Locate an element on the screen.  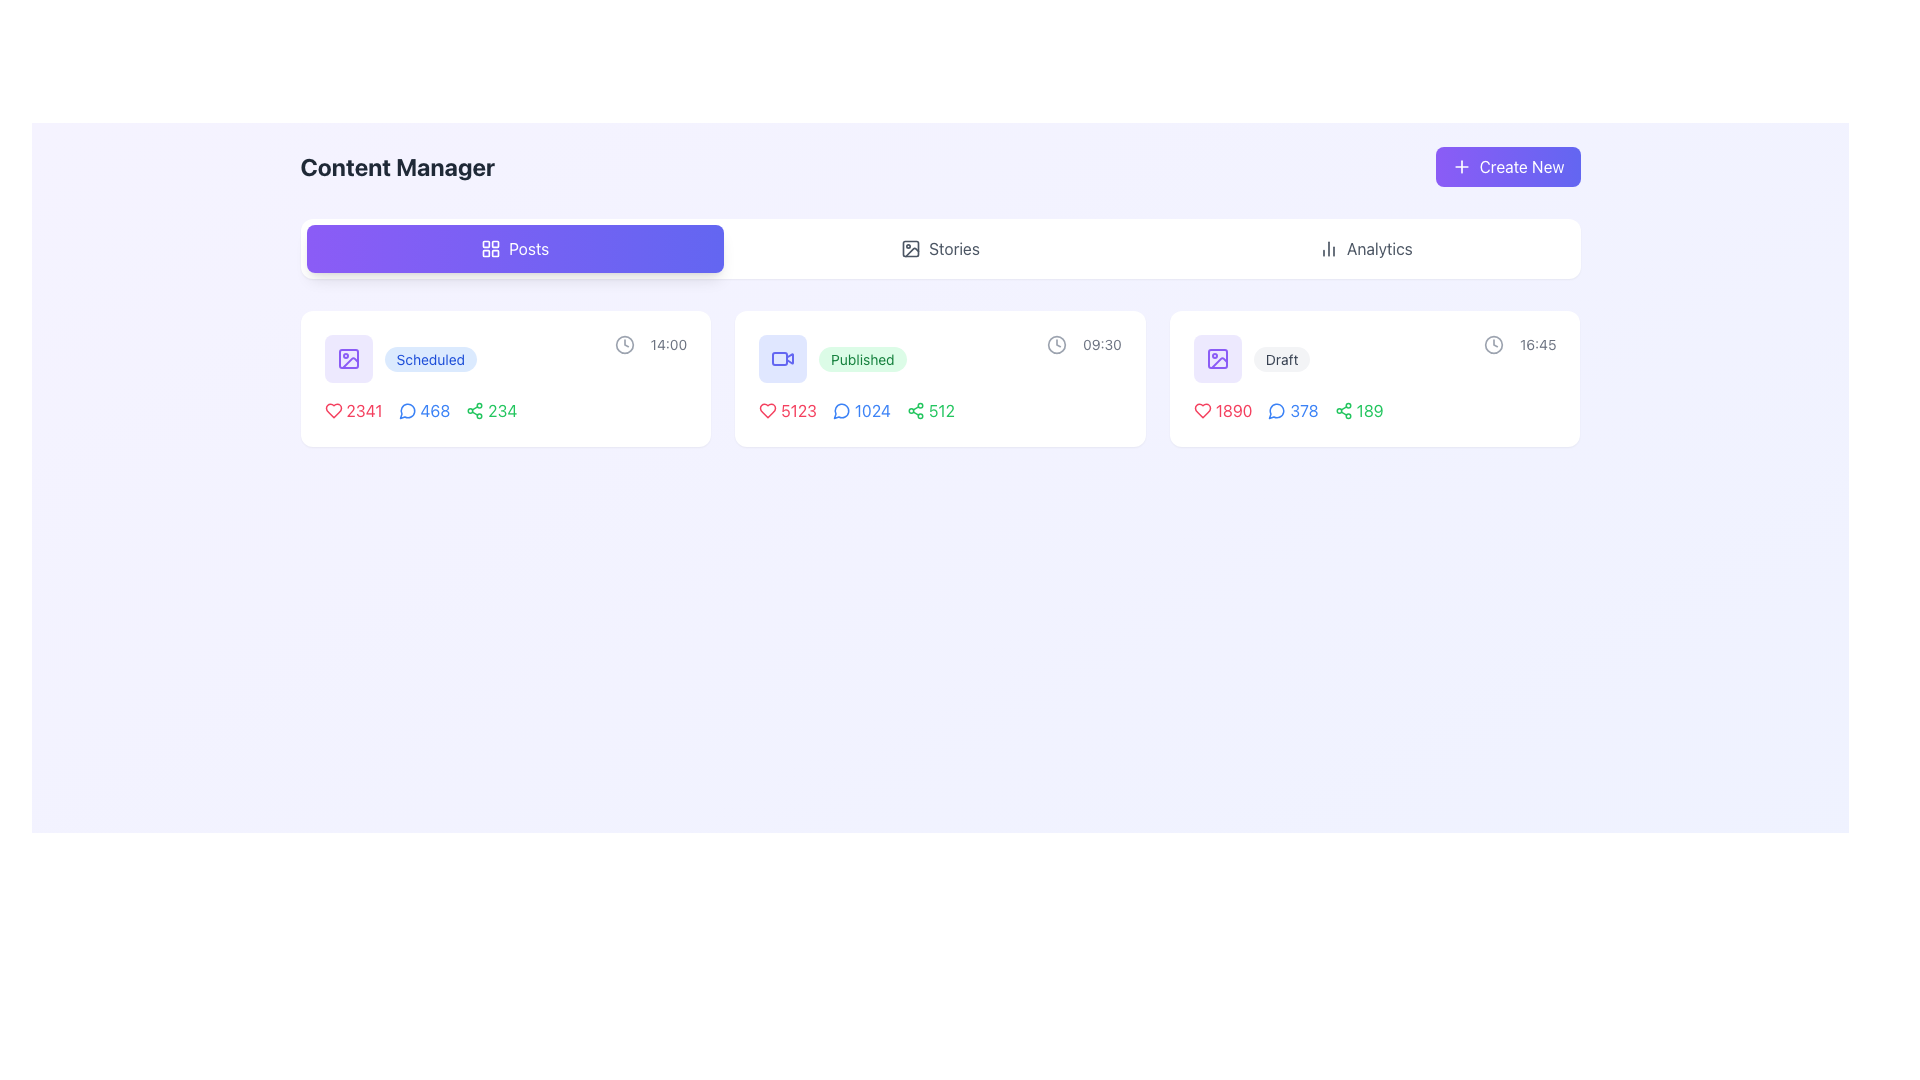
the vector graphic circle element within the clock icon on the right side of the 'Published' card, which is centrally located within the icon is located at coordinates (1056, 343).